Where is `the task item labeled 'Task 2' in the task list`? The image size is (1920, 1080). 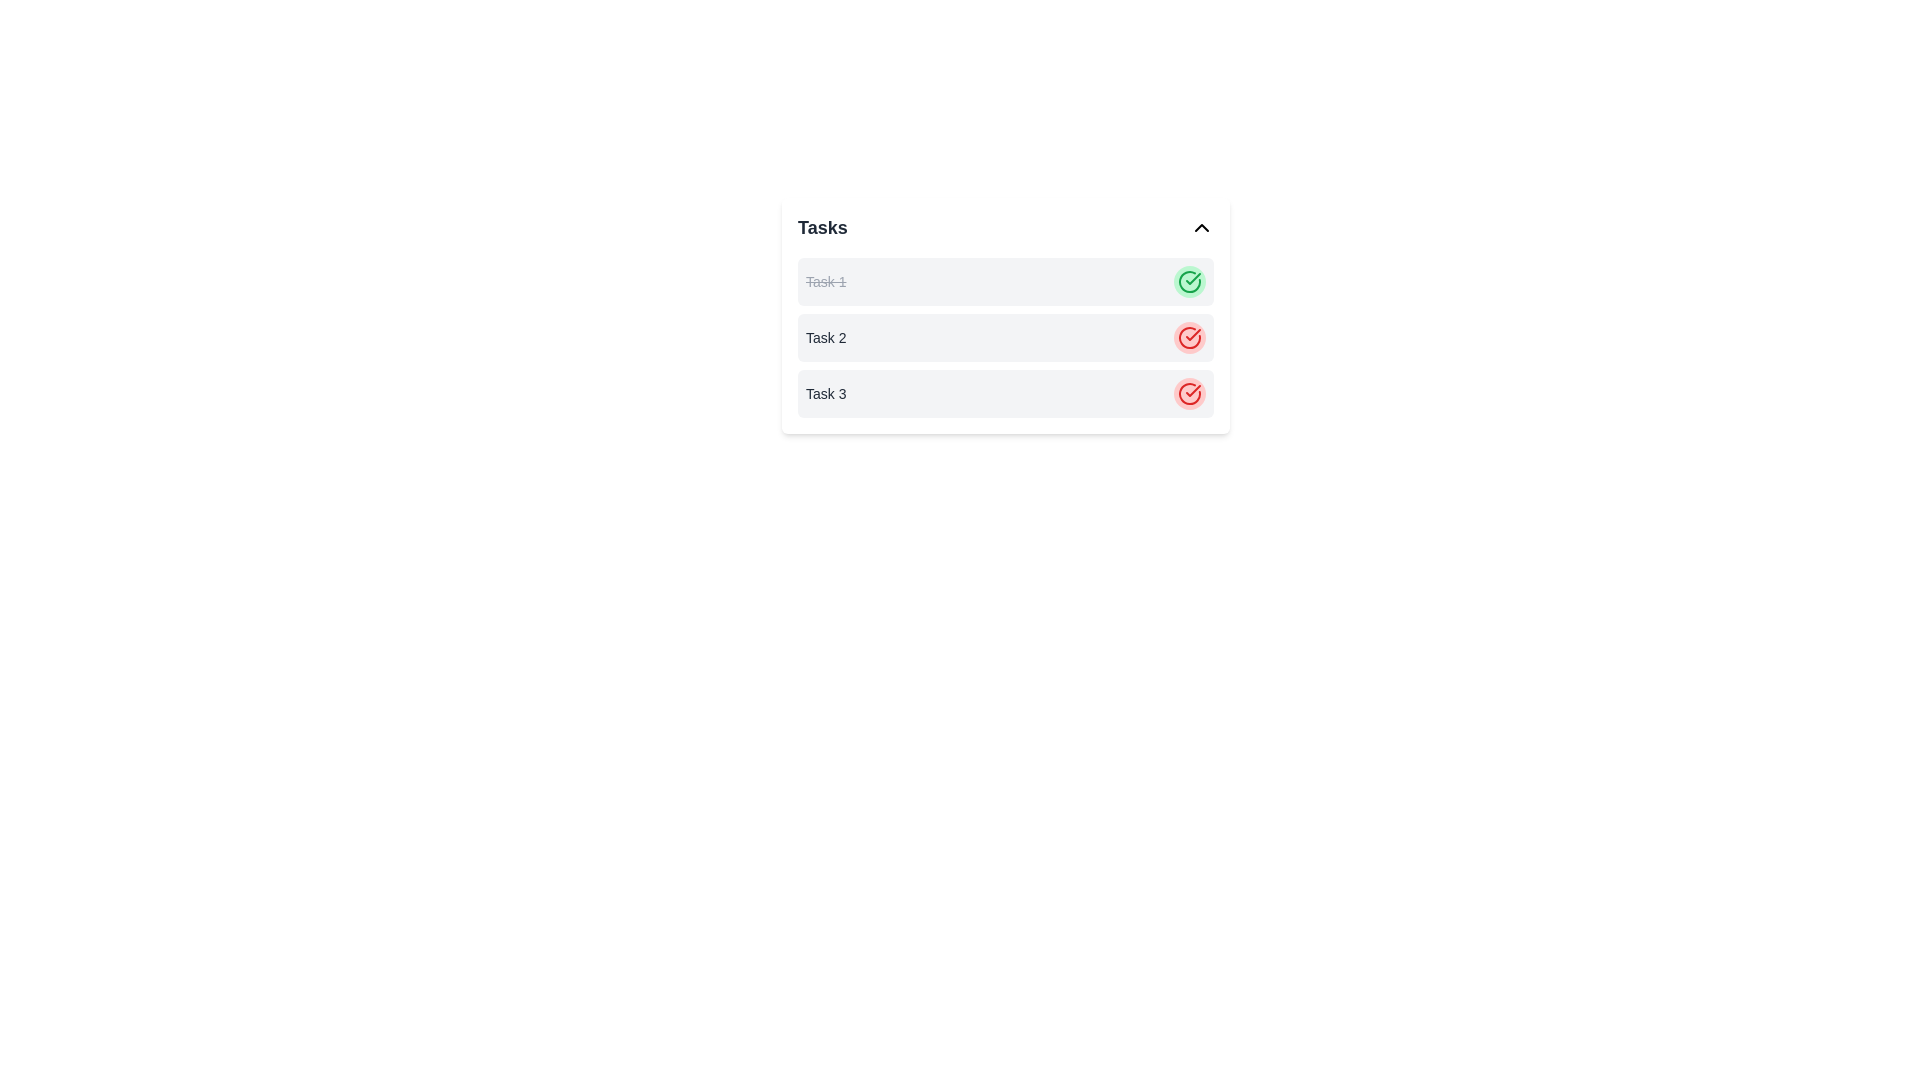
the task item labeled 'Task 2' in the task list is located at coordinates (1006, 337).